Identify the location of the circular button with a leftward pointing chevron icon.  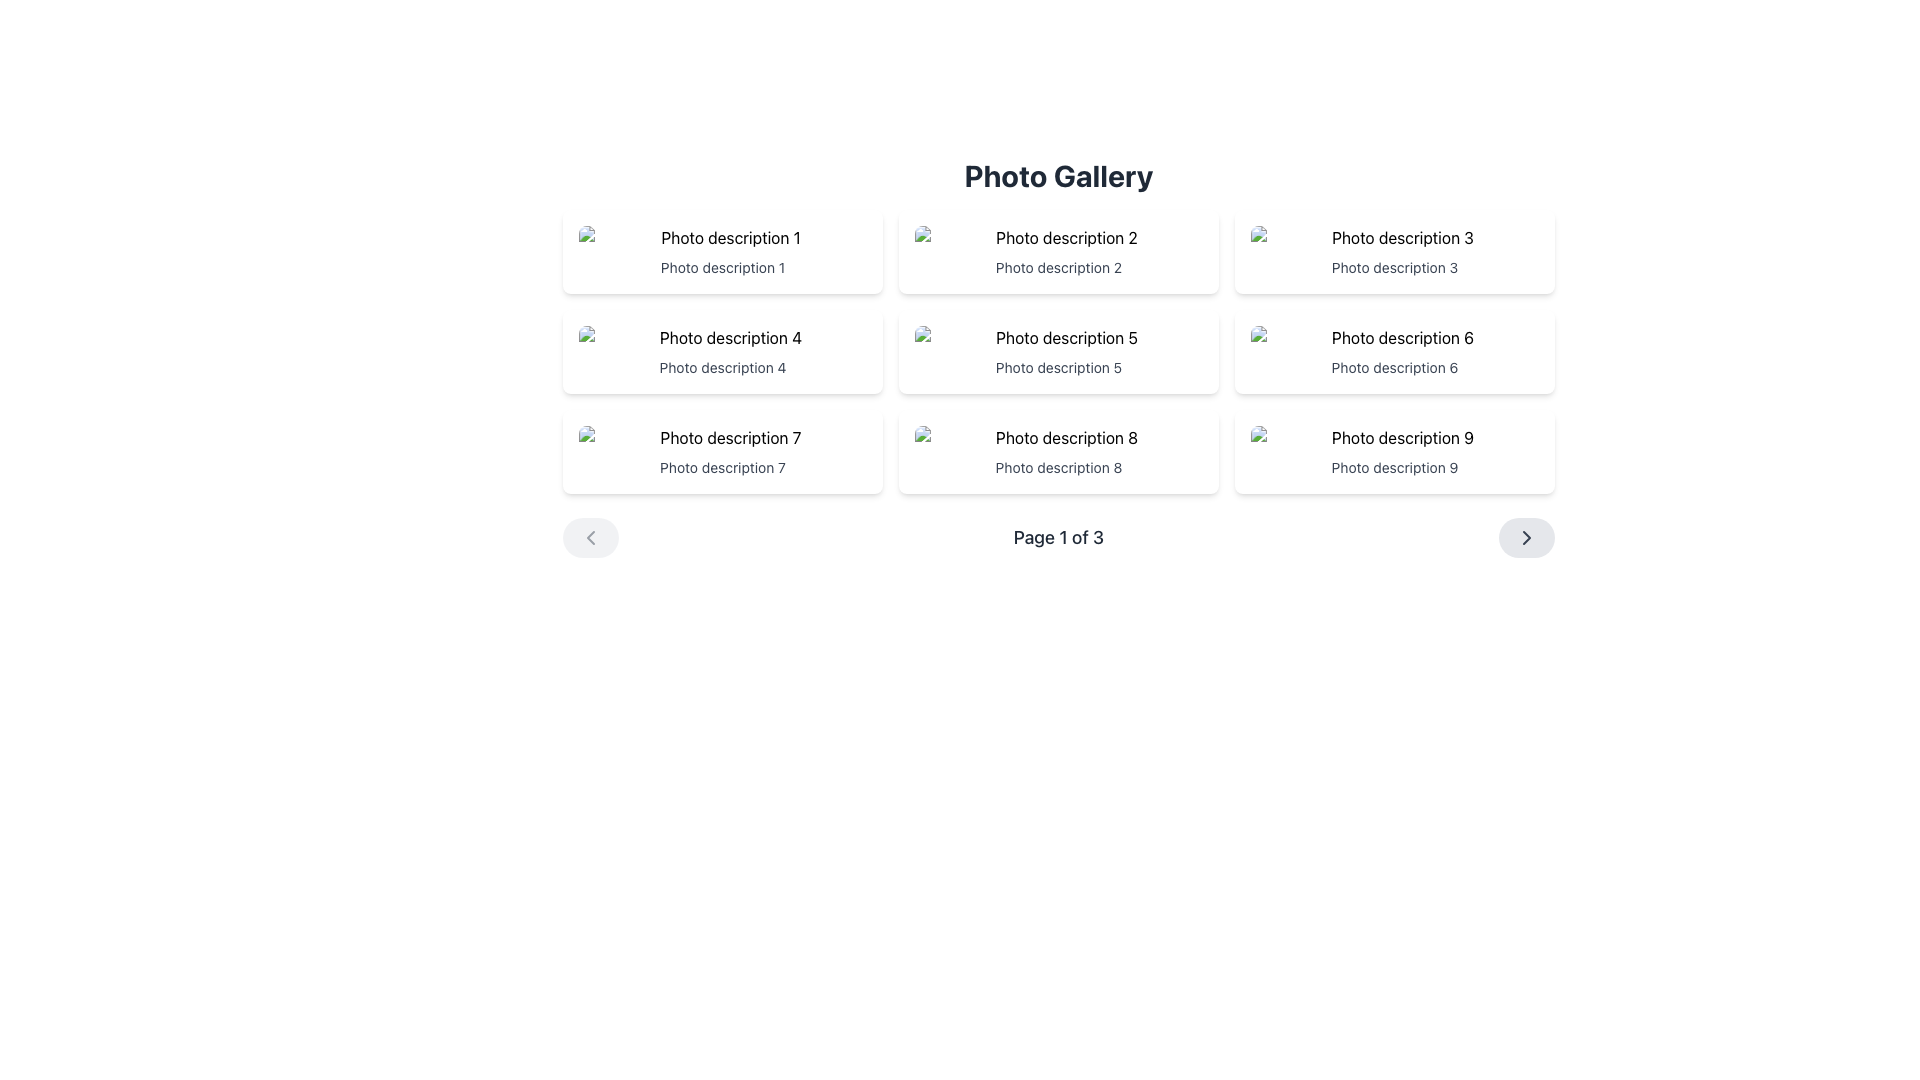
(589, 536).